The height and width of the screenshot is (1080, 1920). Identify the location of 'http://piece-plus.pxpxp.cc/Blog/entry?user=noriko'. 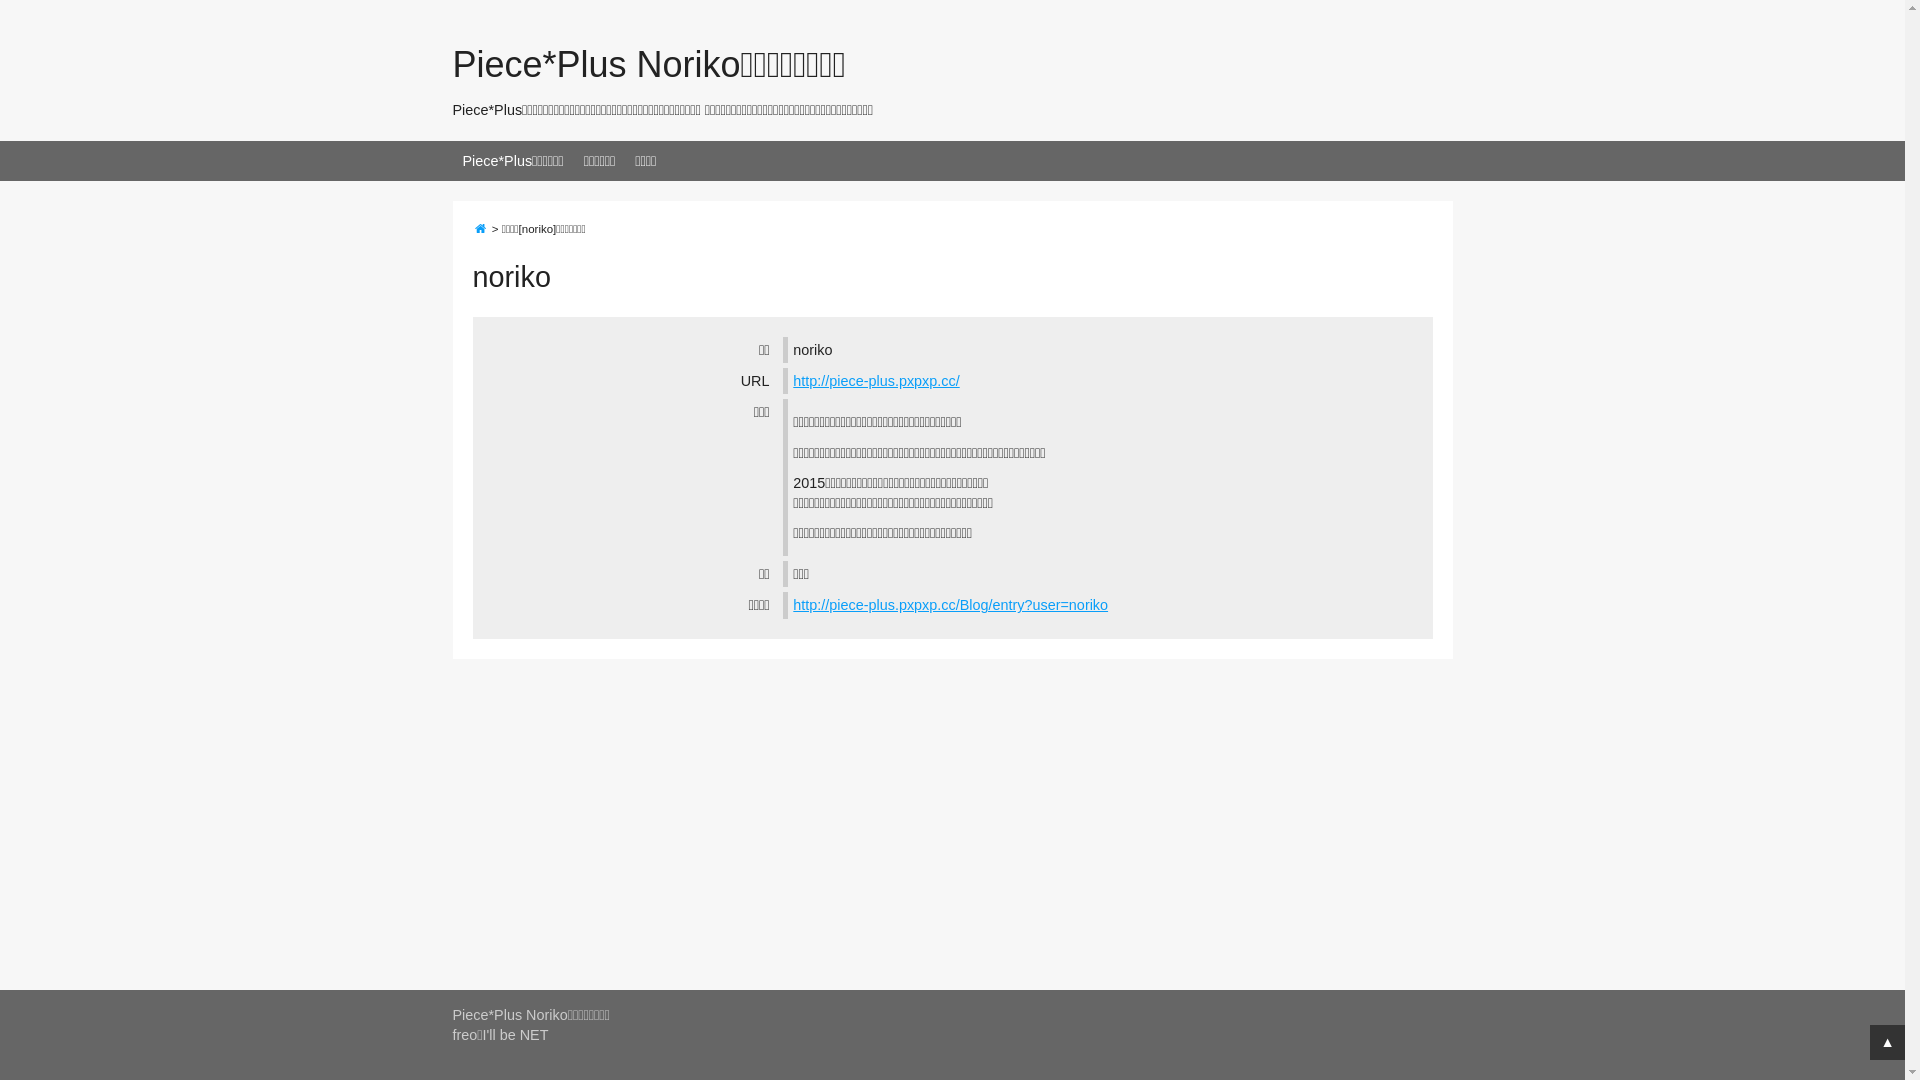
(949, 604).